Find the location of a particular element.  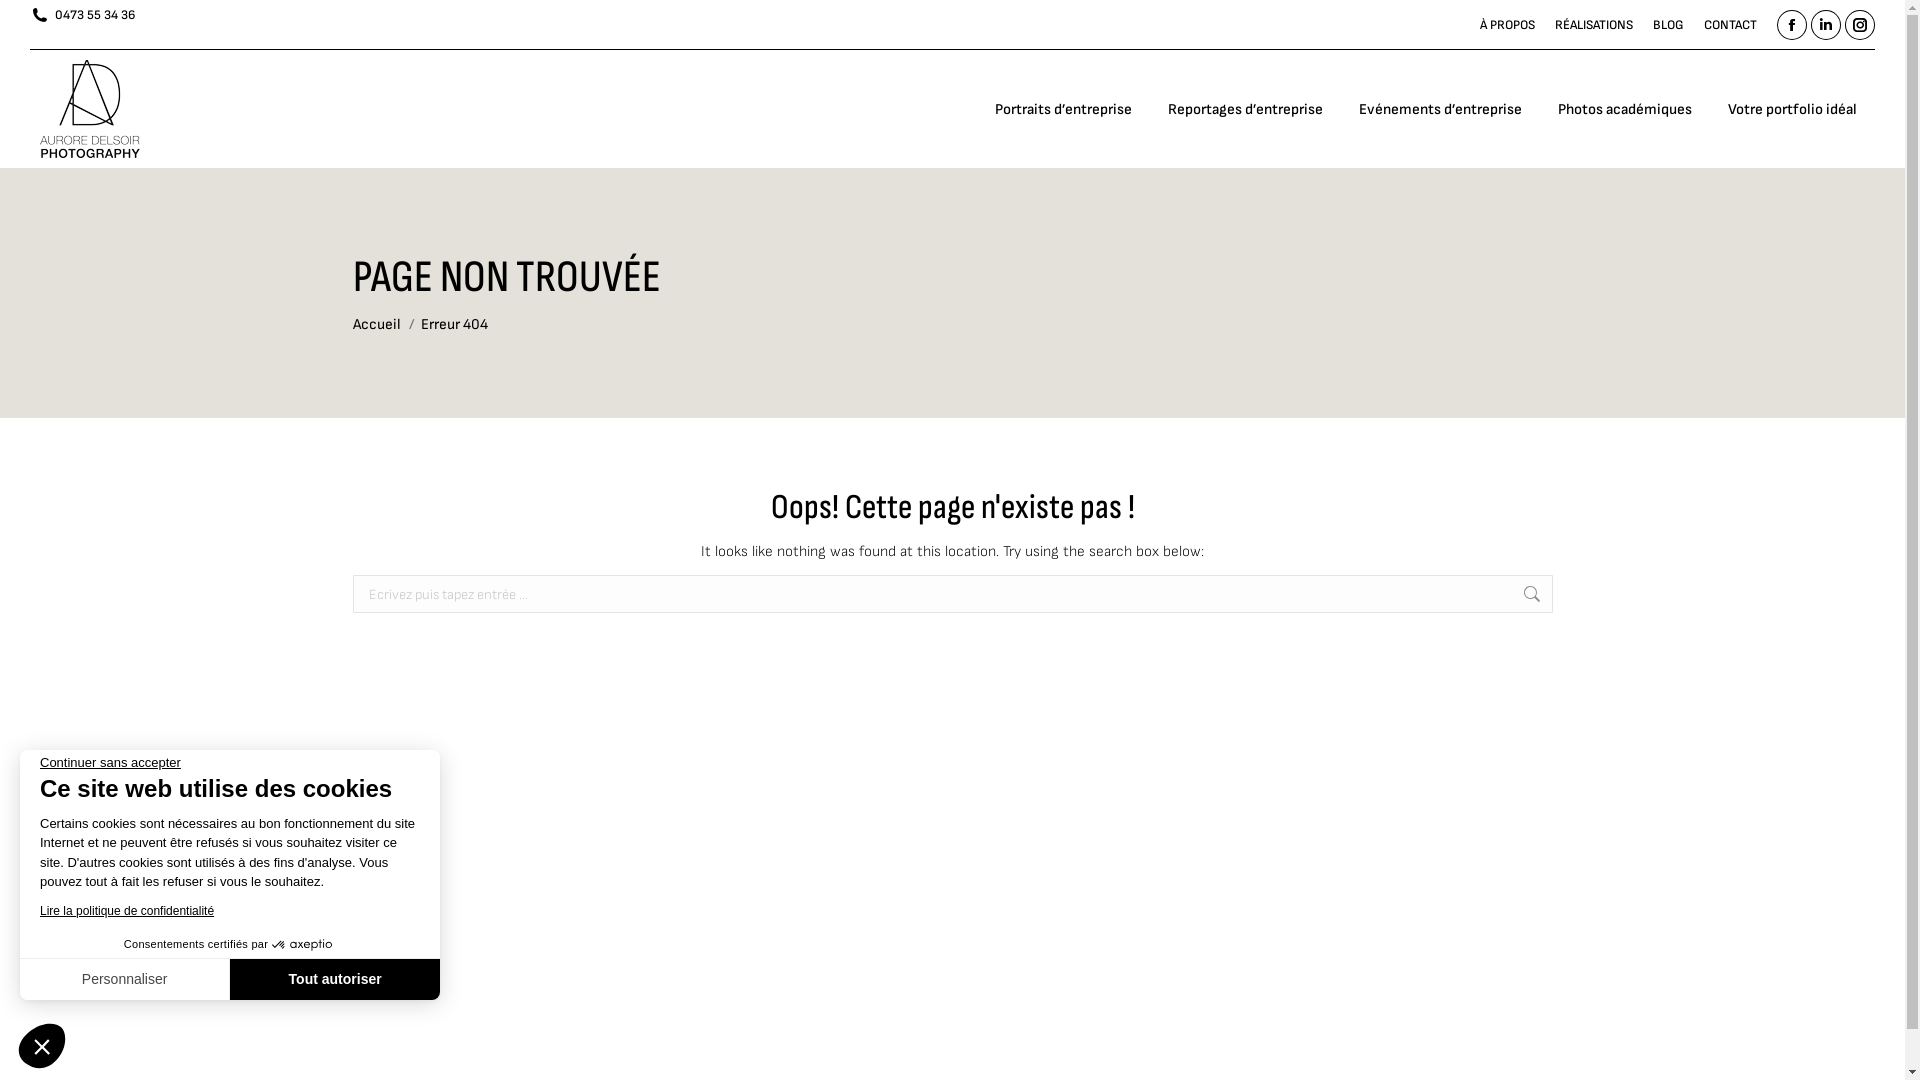

'LinkedIn page opens in new window' is located at coordinates (1825, 24).